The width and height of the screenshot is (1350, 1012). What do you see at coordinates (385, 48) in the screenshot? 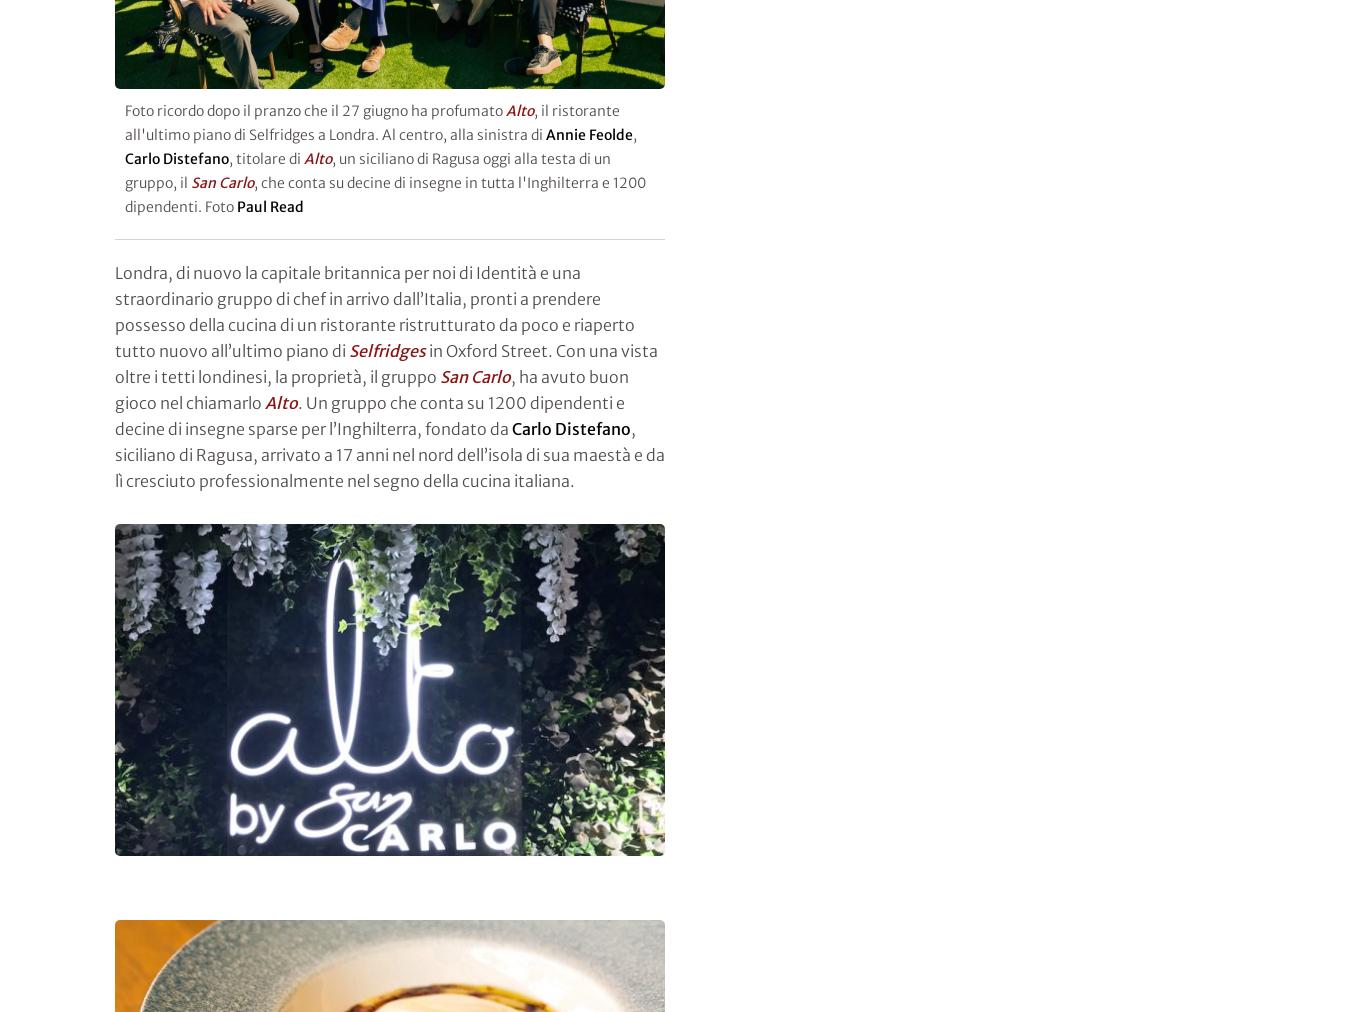
I see `'ha infornato una focaccia bianca servendola ai cuochi con olio e mortadella. Pizza e mortazza e tutti felici.'` at bounding box center [385, 48].